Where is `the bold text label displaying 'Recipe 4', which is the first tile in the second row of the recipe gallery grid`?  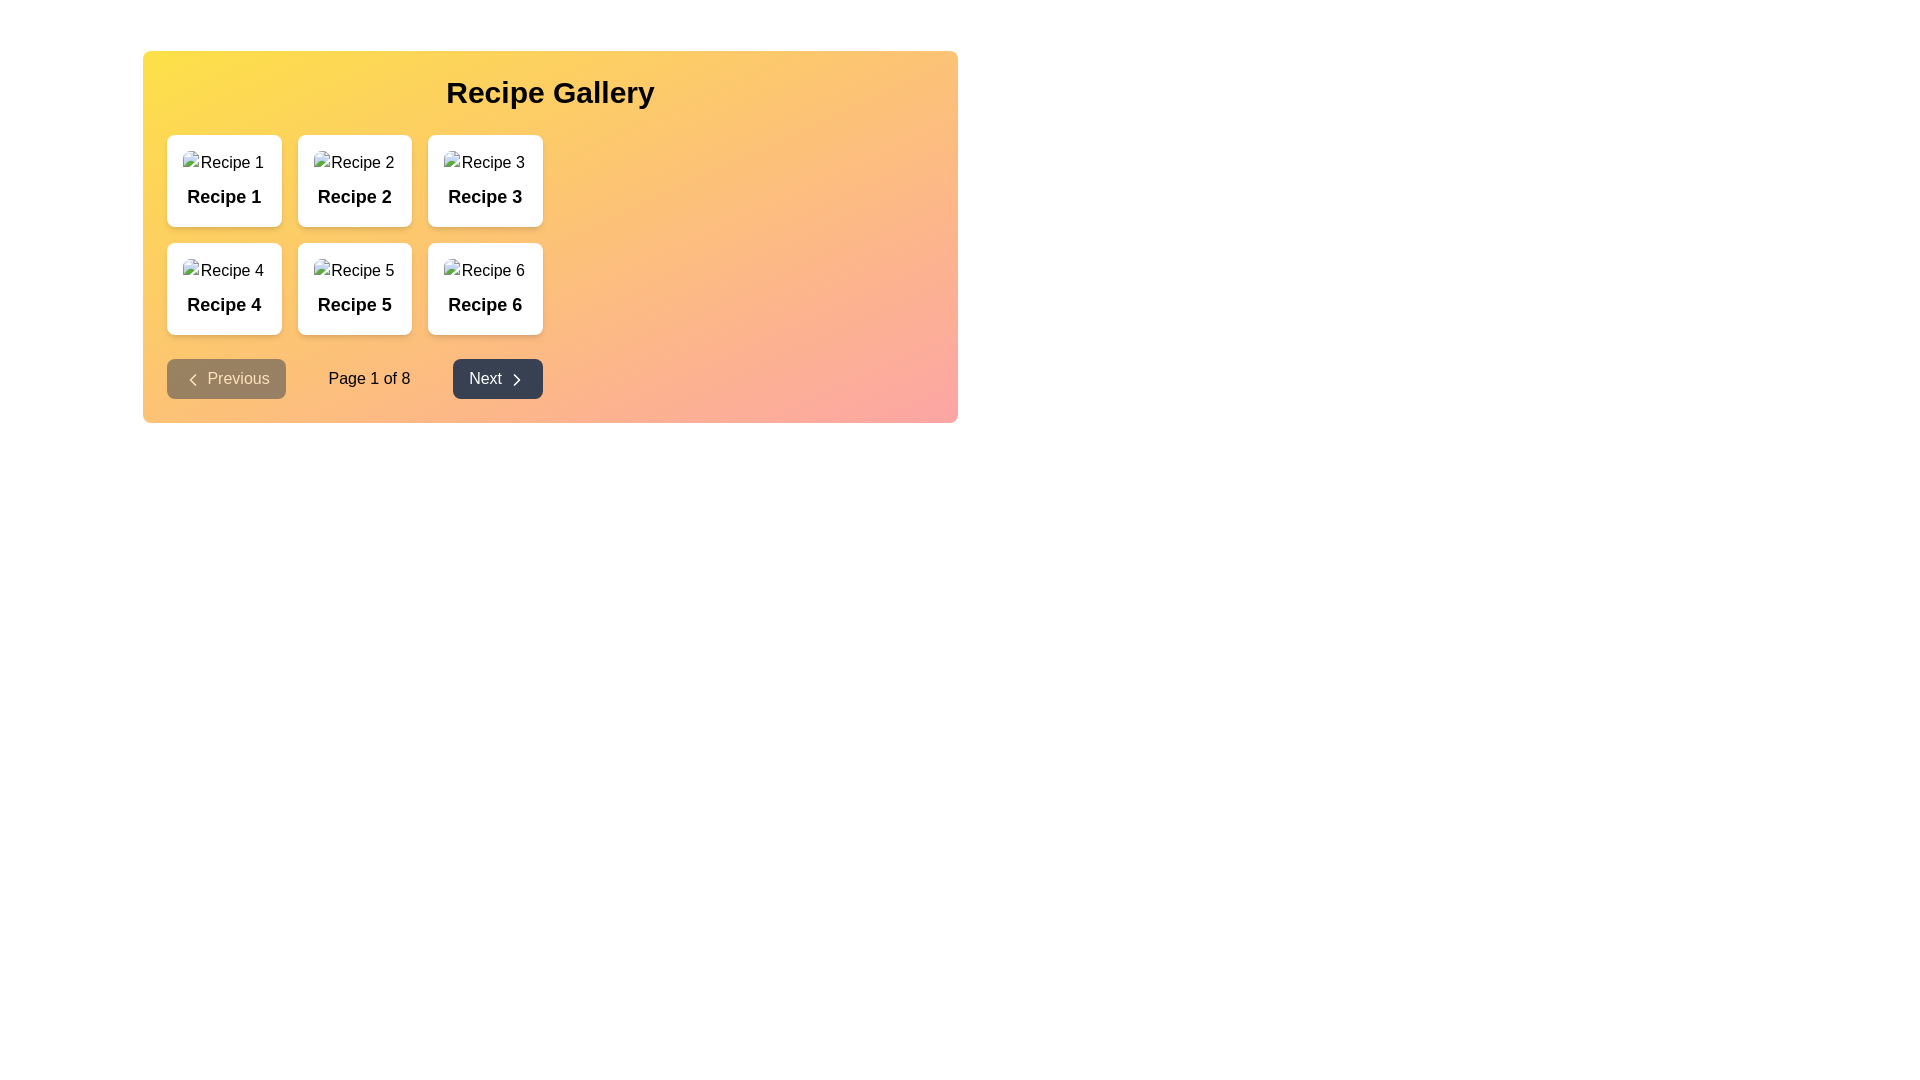 the bold text label displaying 'Recipe 4', which is the first tile in the second row of the recipe gallery grid is located at coordinates (224, 304).